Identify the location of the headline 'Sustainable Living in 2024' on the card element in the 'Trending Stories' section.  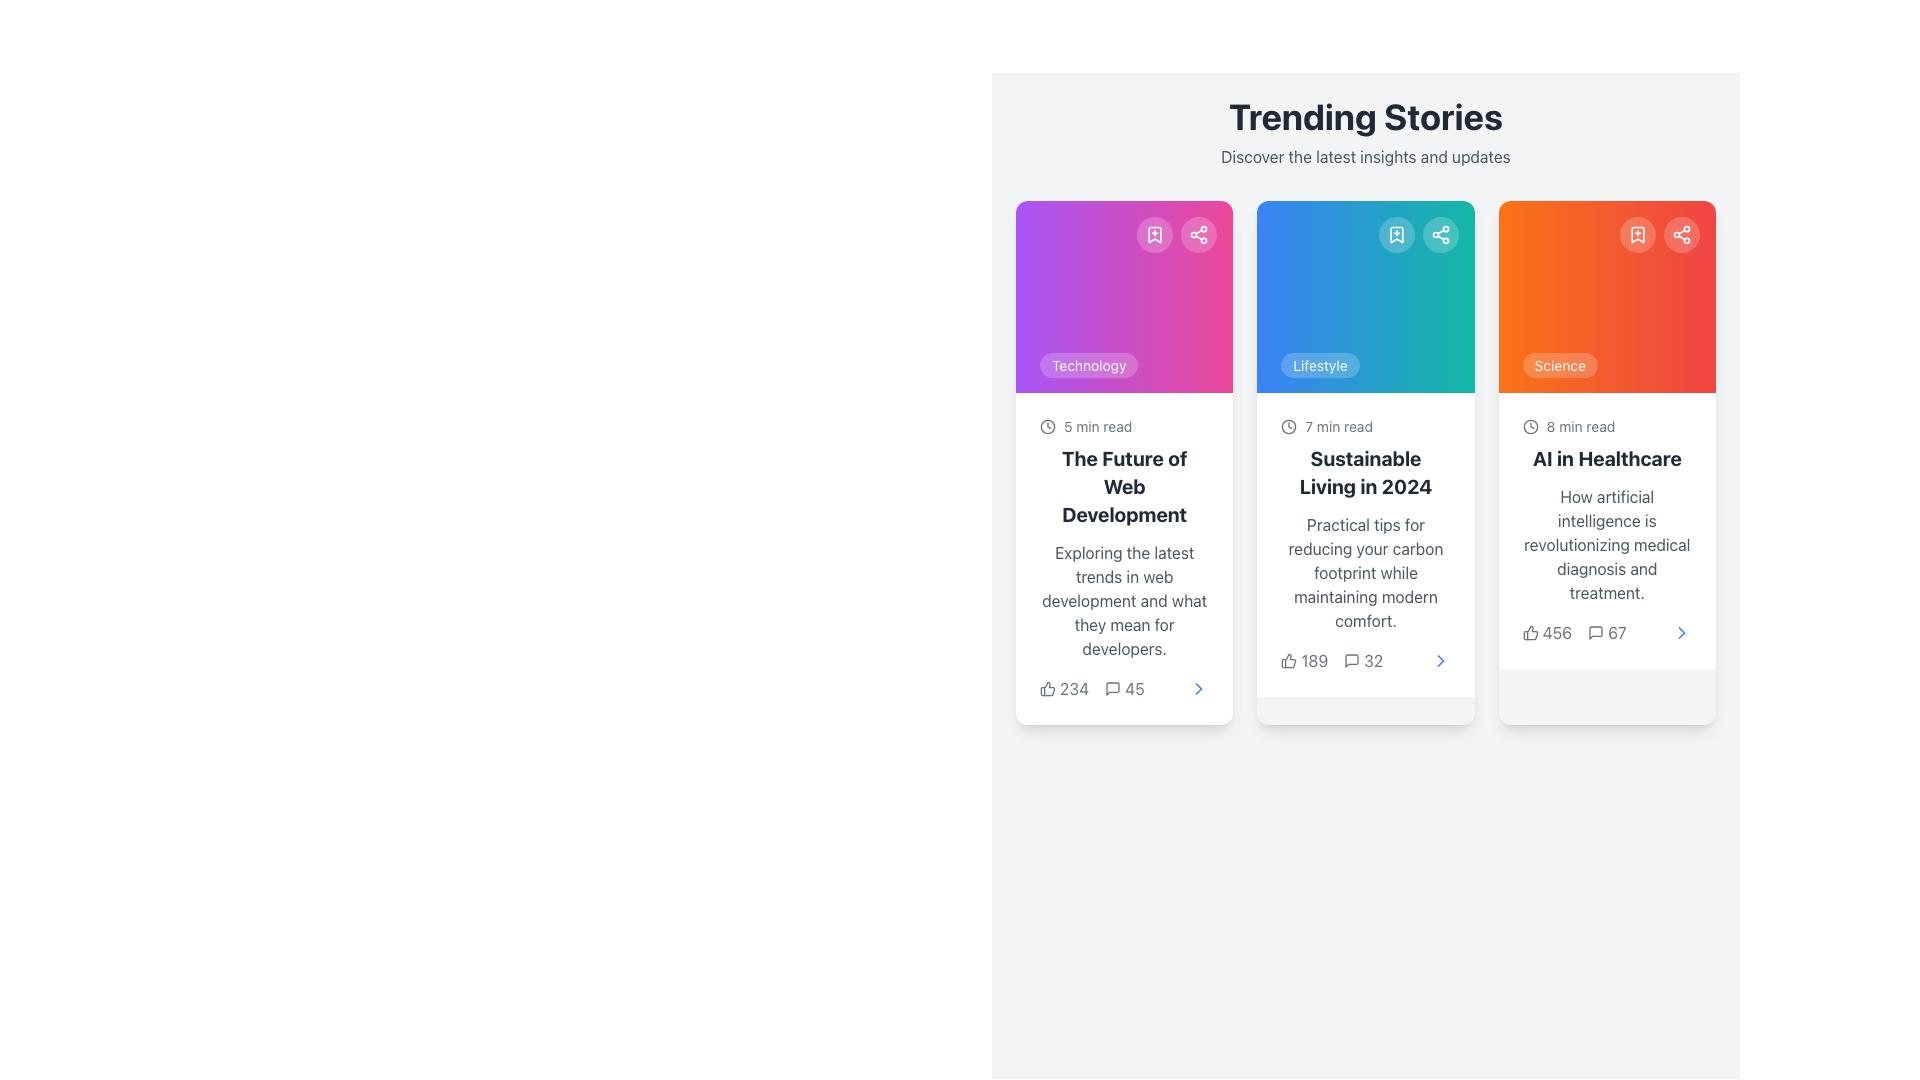
(1365, 544).